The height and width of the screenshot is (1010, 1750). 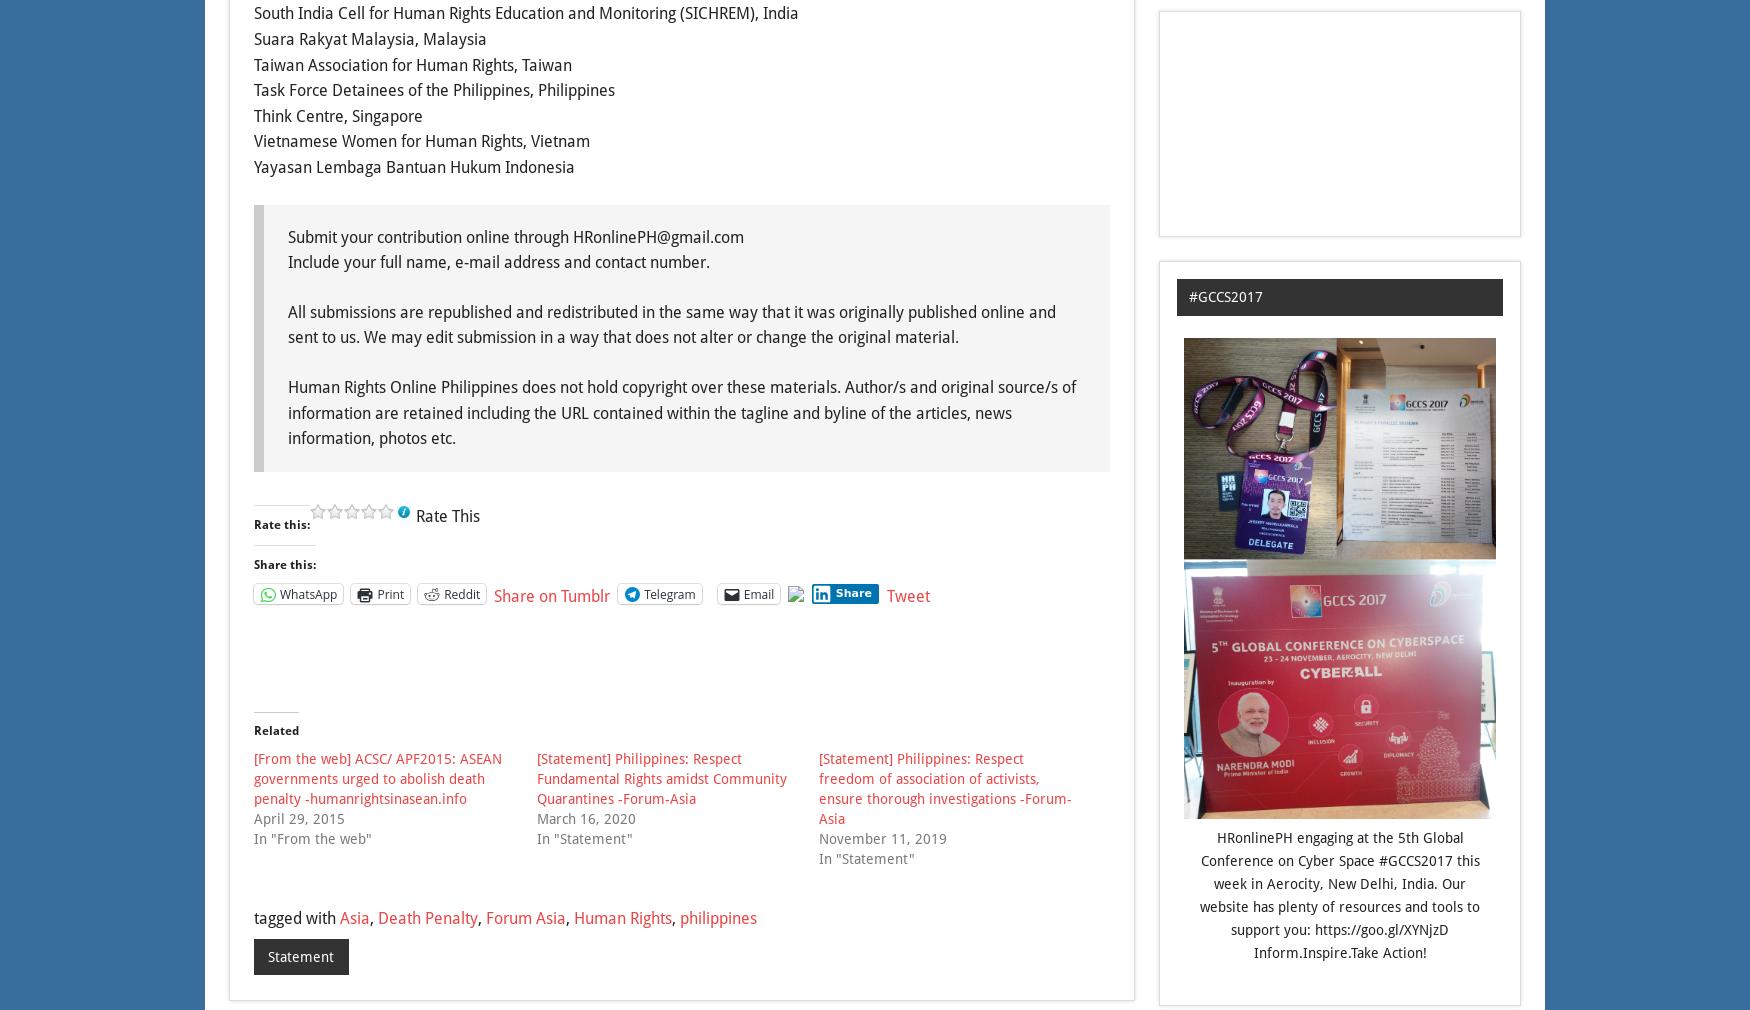 What do you see at coordinates (284, 562) in the screenshot?
I see `'Share this:'` at bounding box center [284, 562].